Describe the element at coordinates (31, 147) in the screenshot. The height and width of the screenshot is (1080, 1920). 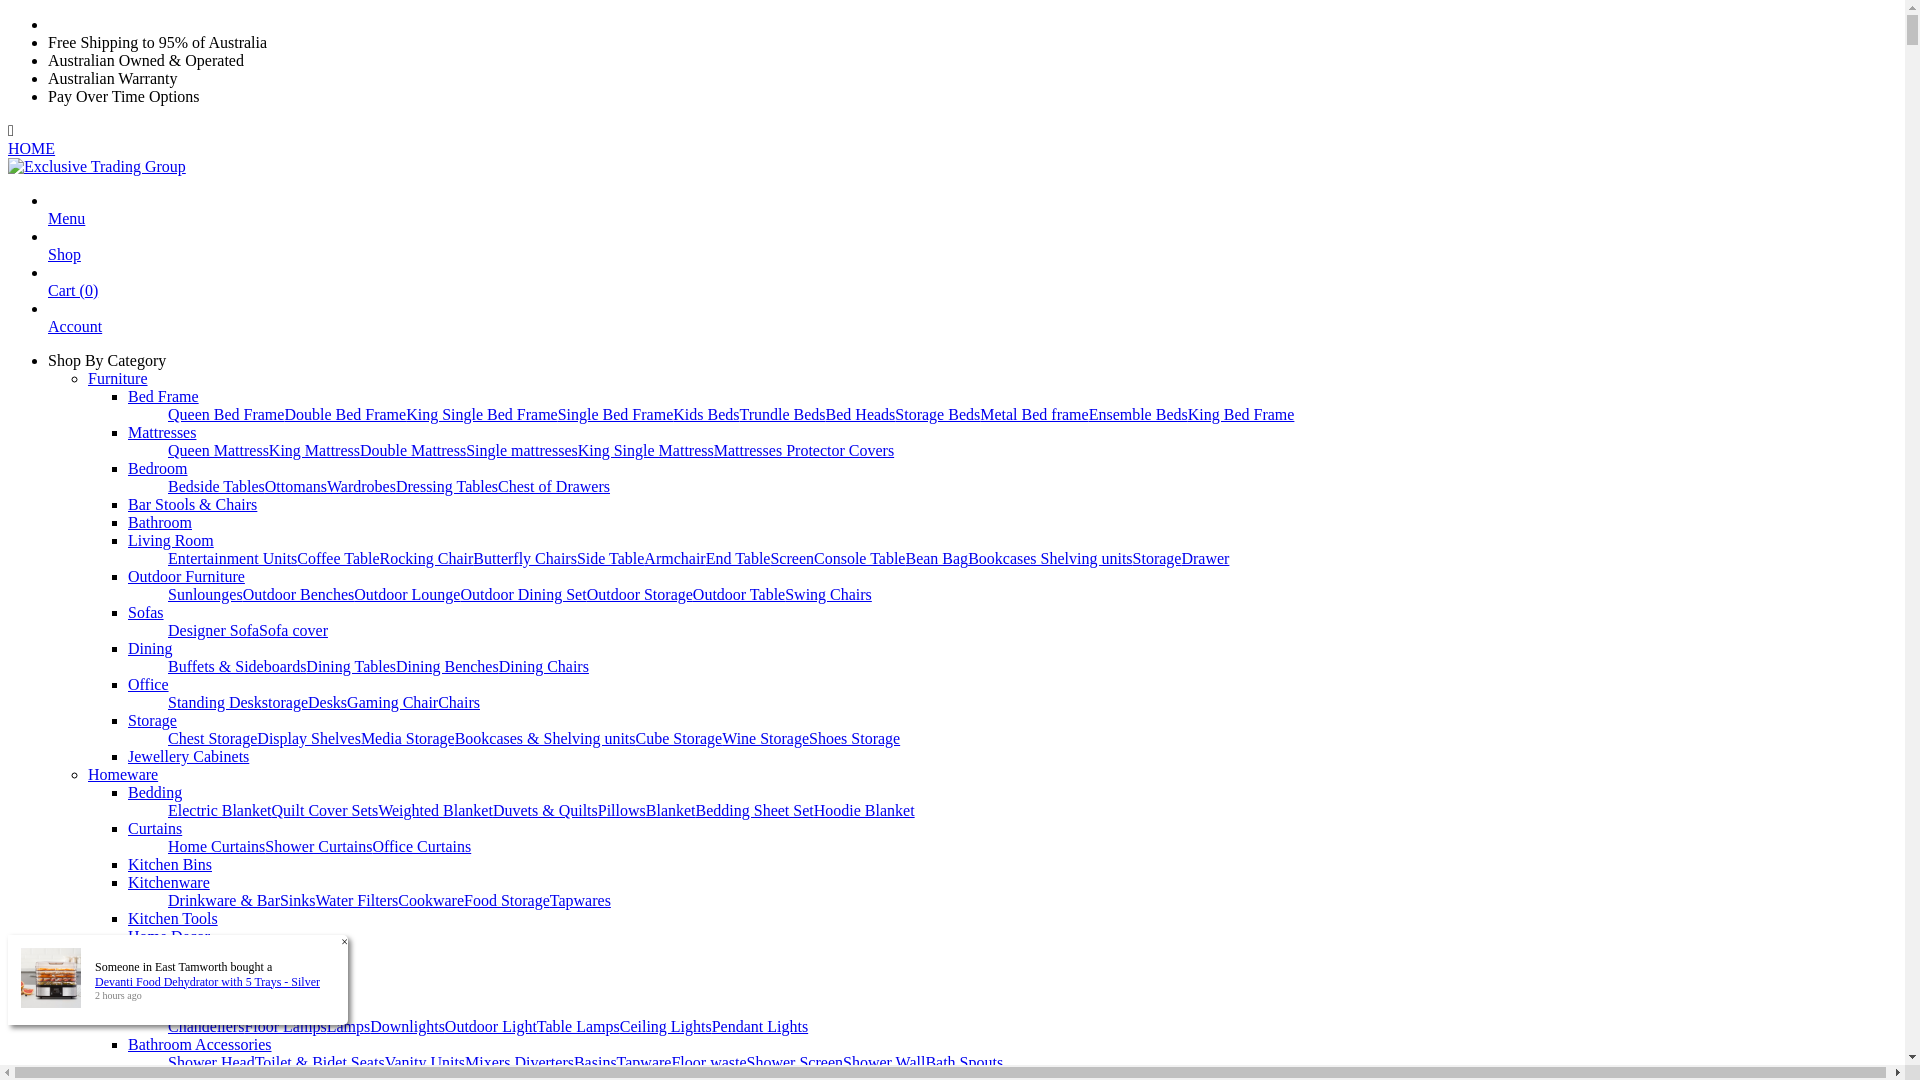
I see `'HOME'` at that location.